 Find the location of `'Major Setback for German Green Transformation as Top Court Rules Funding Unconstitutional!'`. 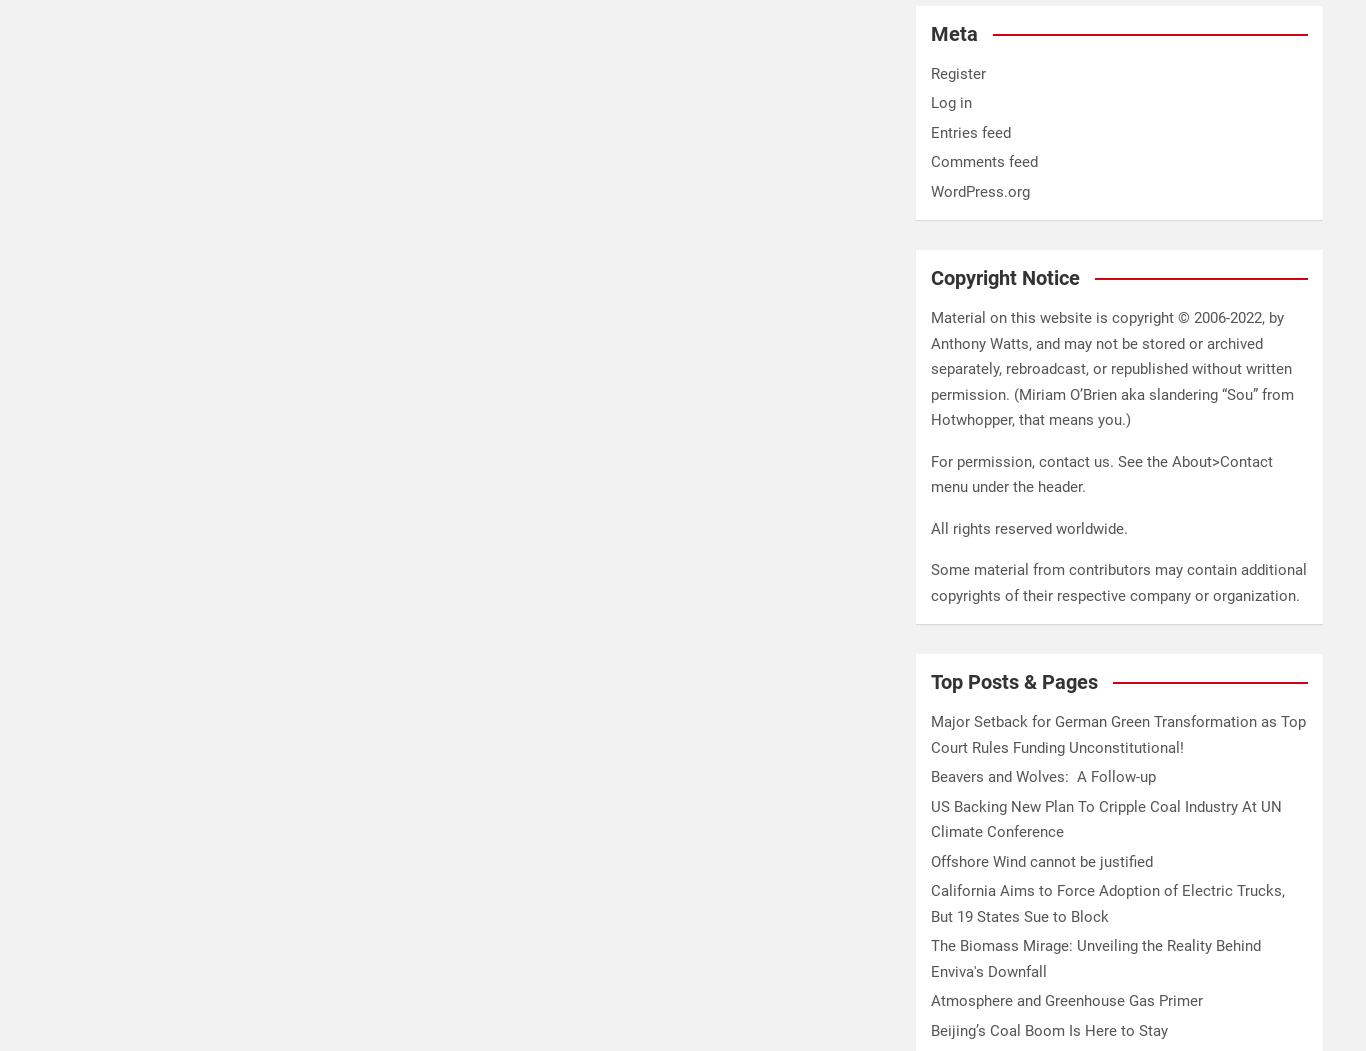

'Major Setback for German Green Transformation as Top Court Rules Funding Unconstitutional!' is located at coordinates (1117, 734).